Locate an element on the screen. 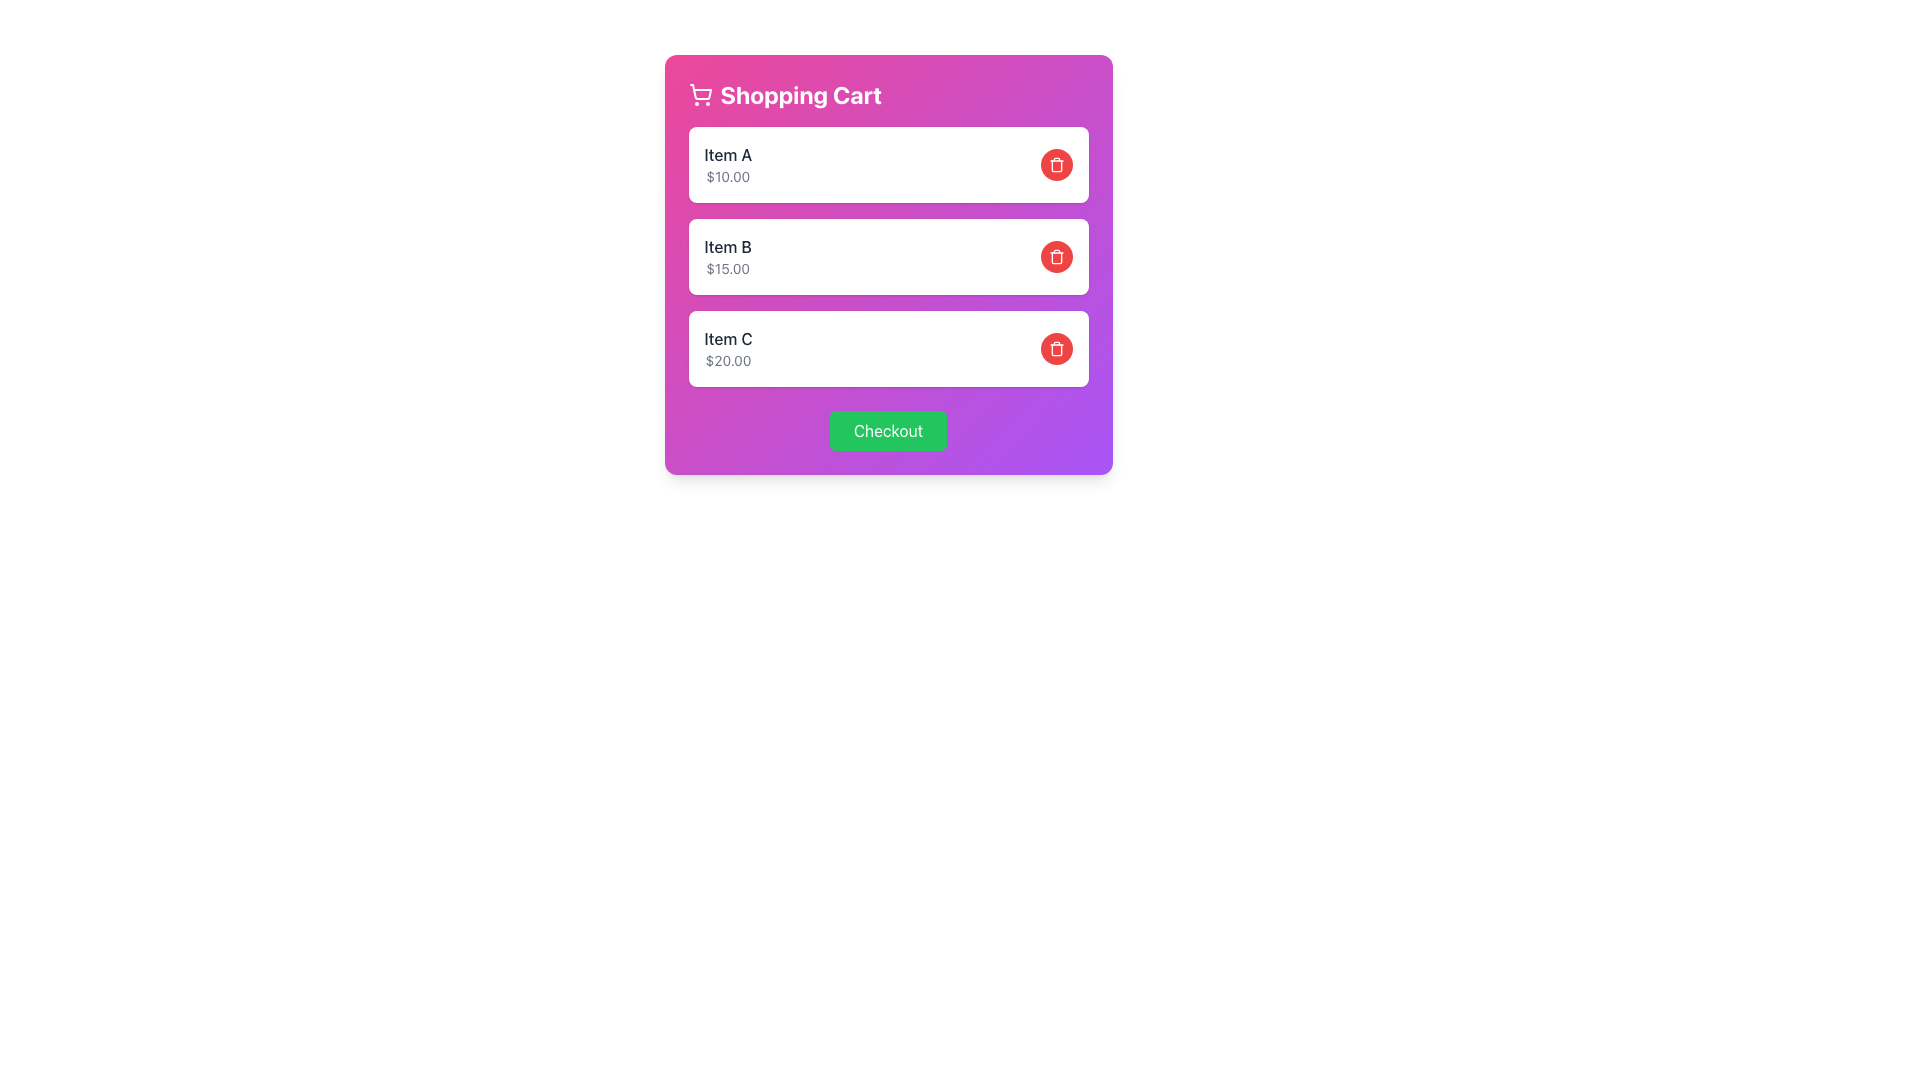  text label displaying the price '$15.00' located below 'Item B' in the shopping cart interface is located at coordinates (727, 268).